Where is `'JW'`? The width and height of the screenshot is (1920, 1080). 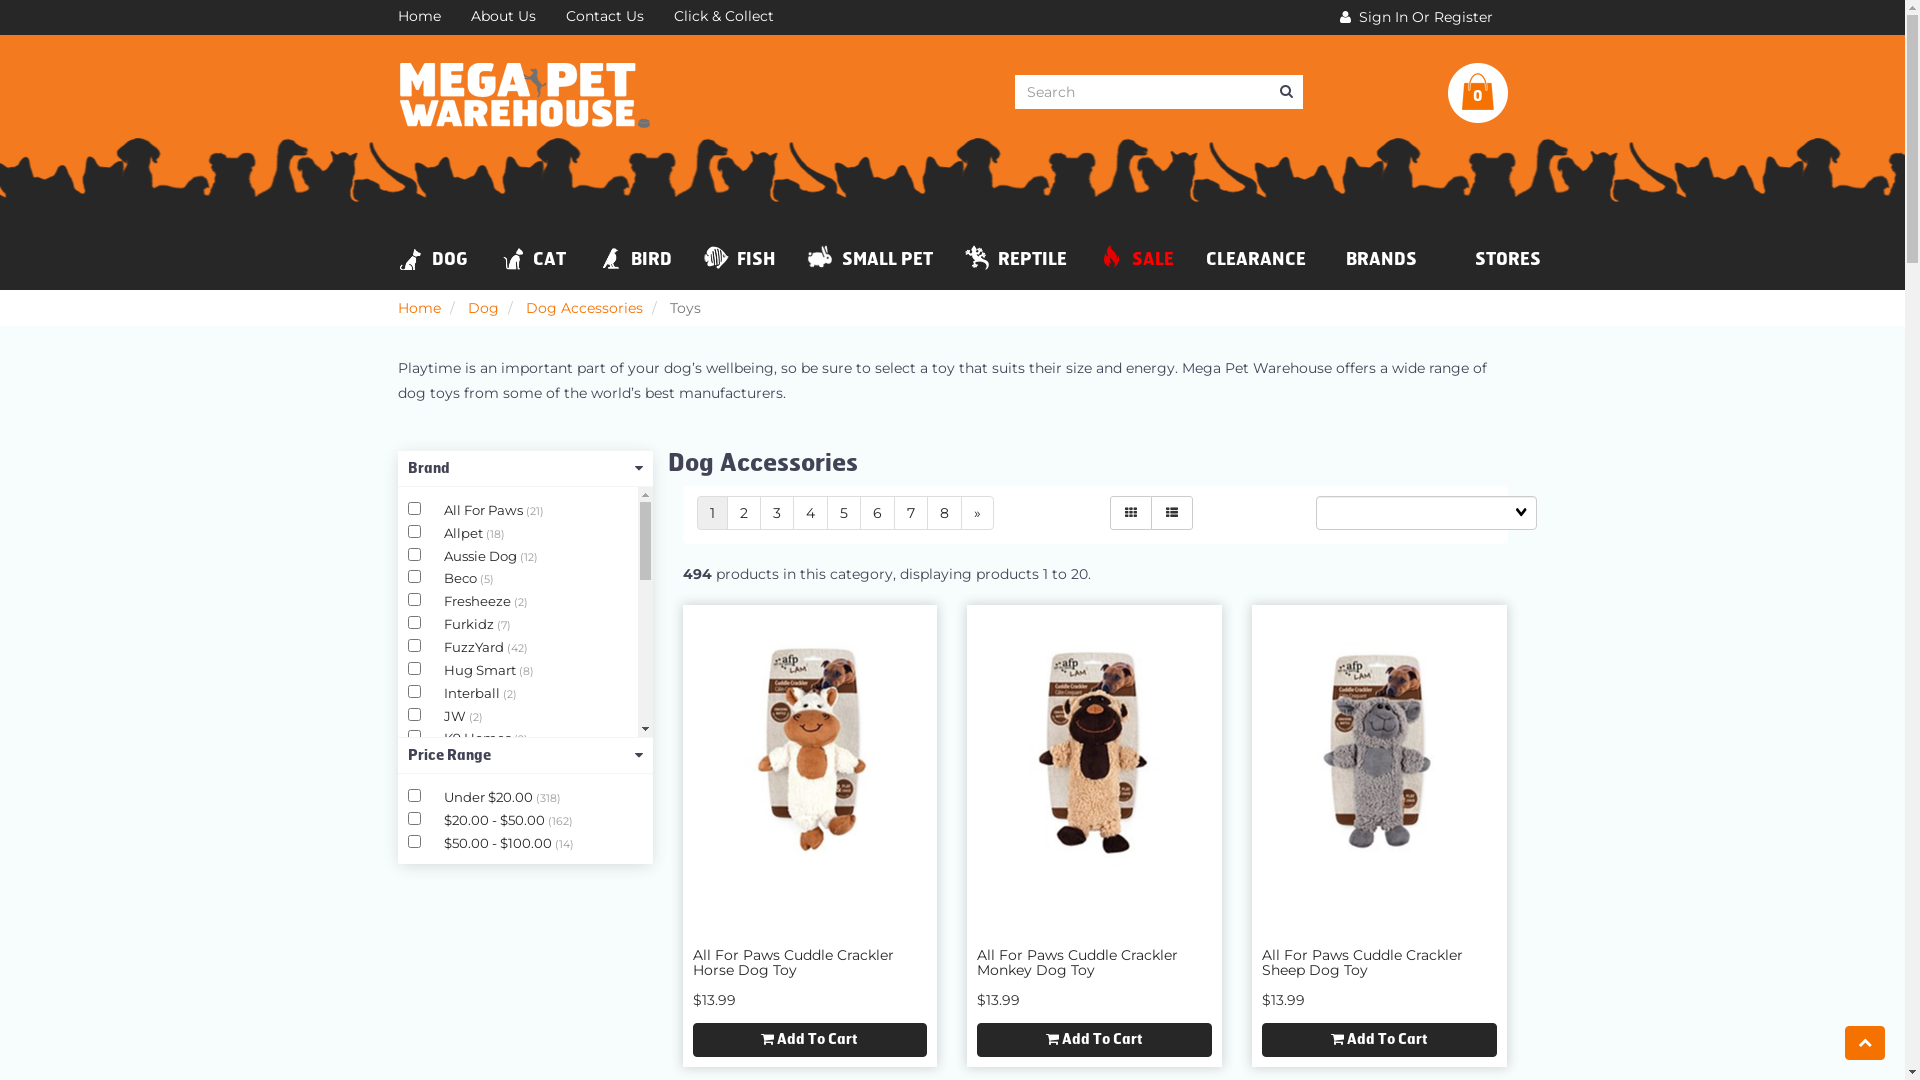 'JW' is located at coordinates (455, 715).